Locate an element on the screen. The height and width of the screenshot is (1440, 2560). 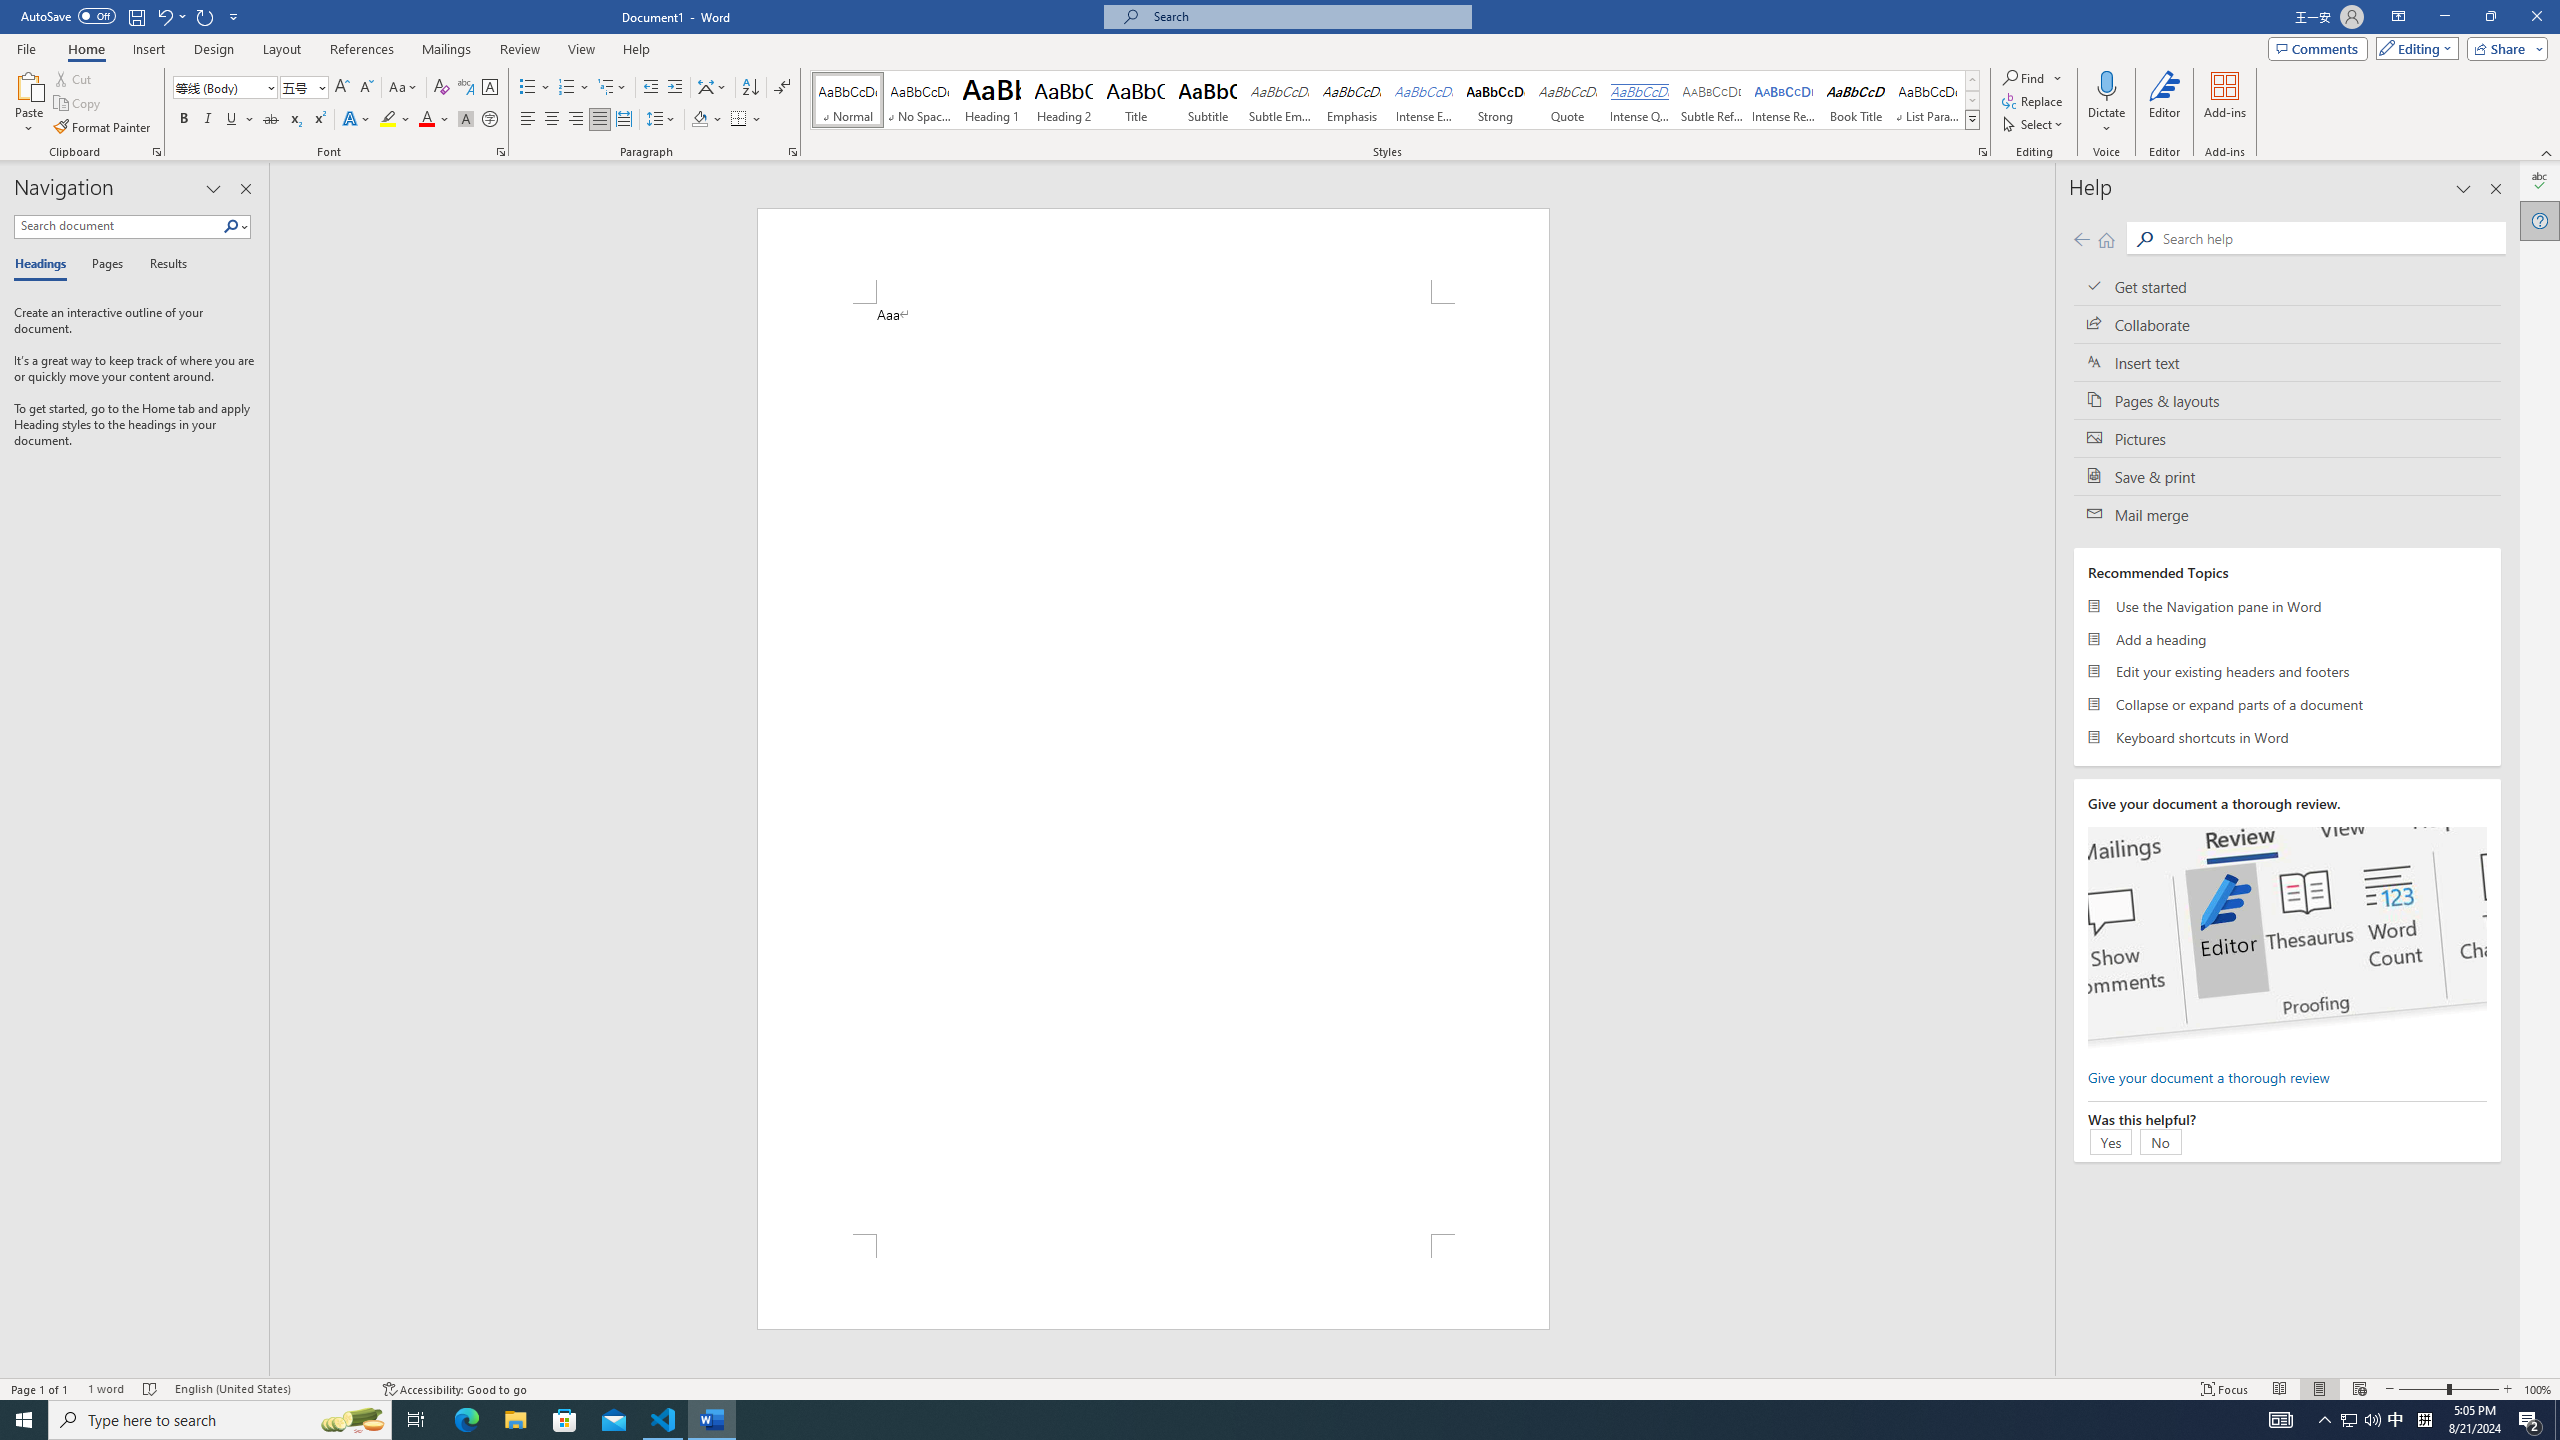
'Language English (United States)' is located at coordinates (268, 1389).